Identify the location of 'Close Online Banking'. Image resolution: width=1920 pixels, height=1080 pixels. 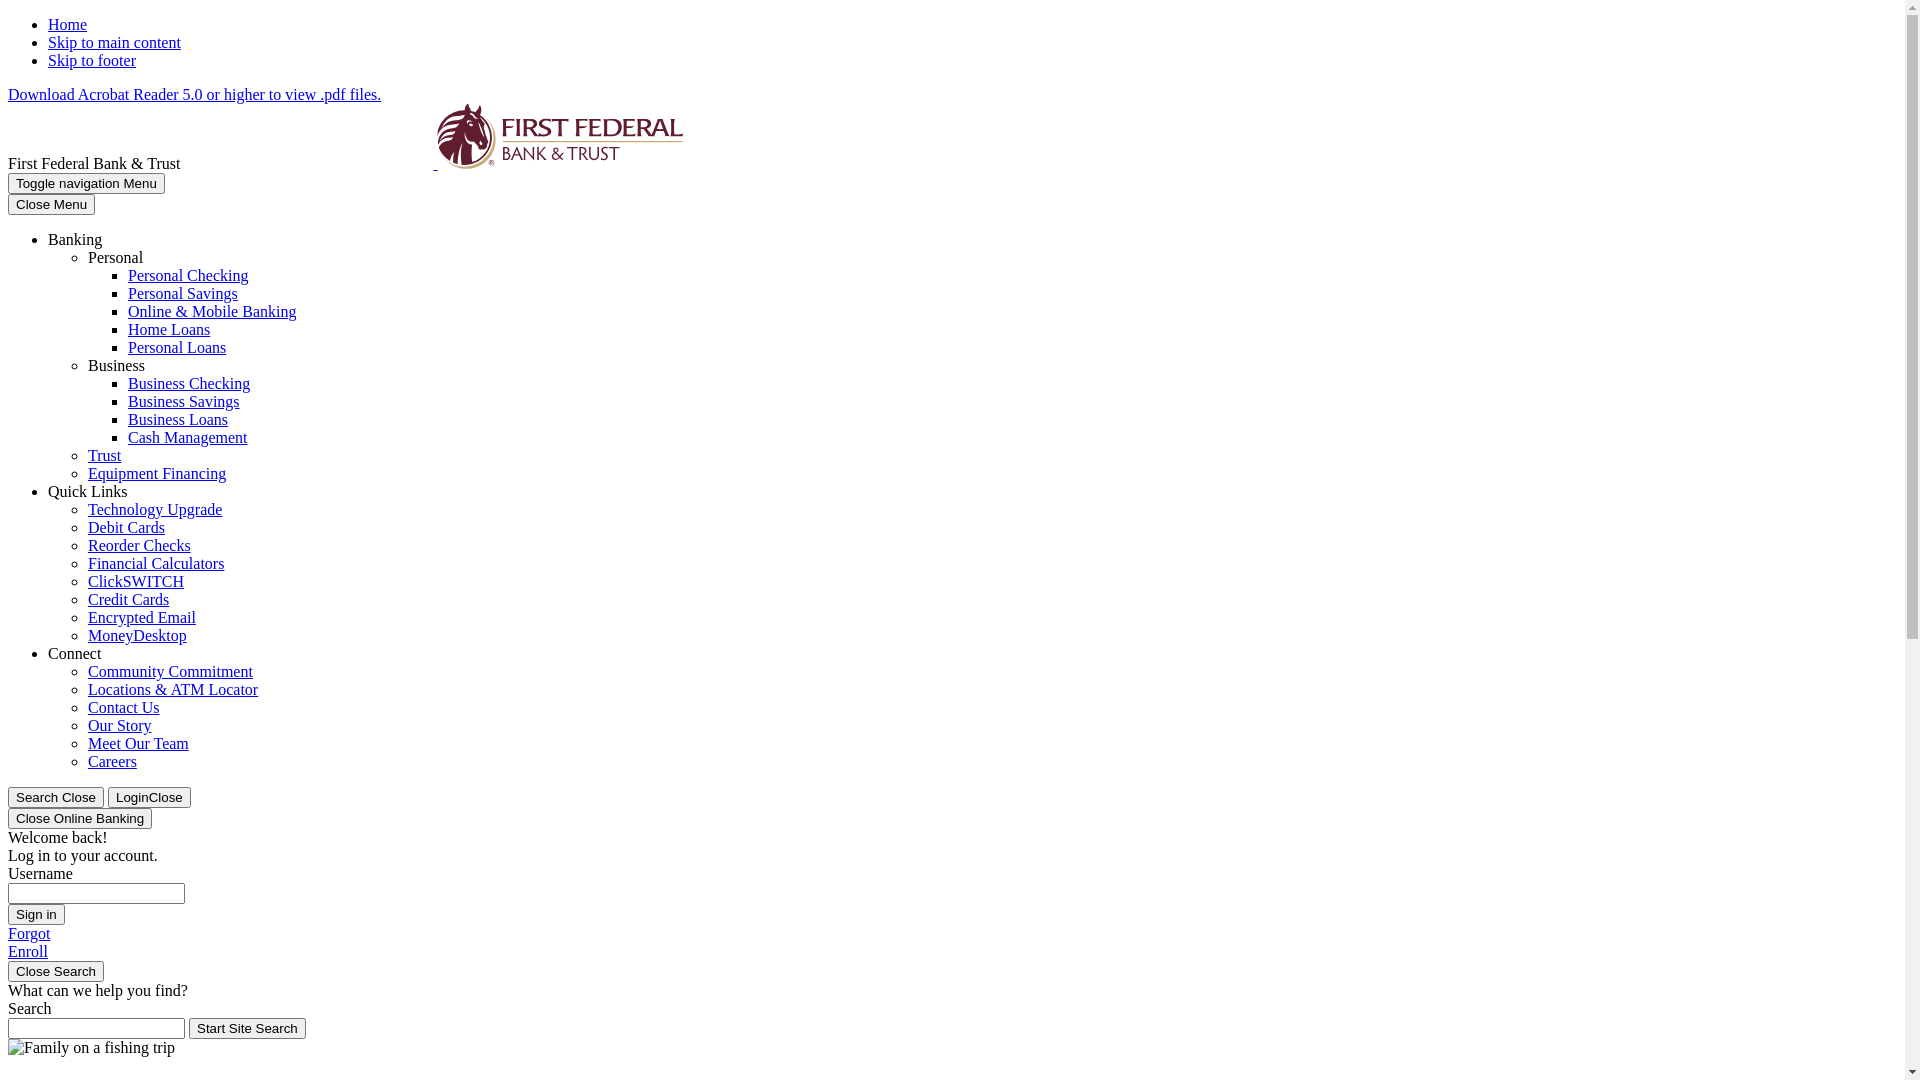
(80, 818).